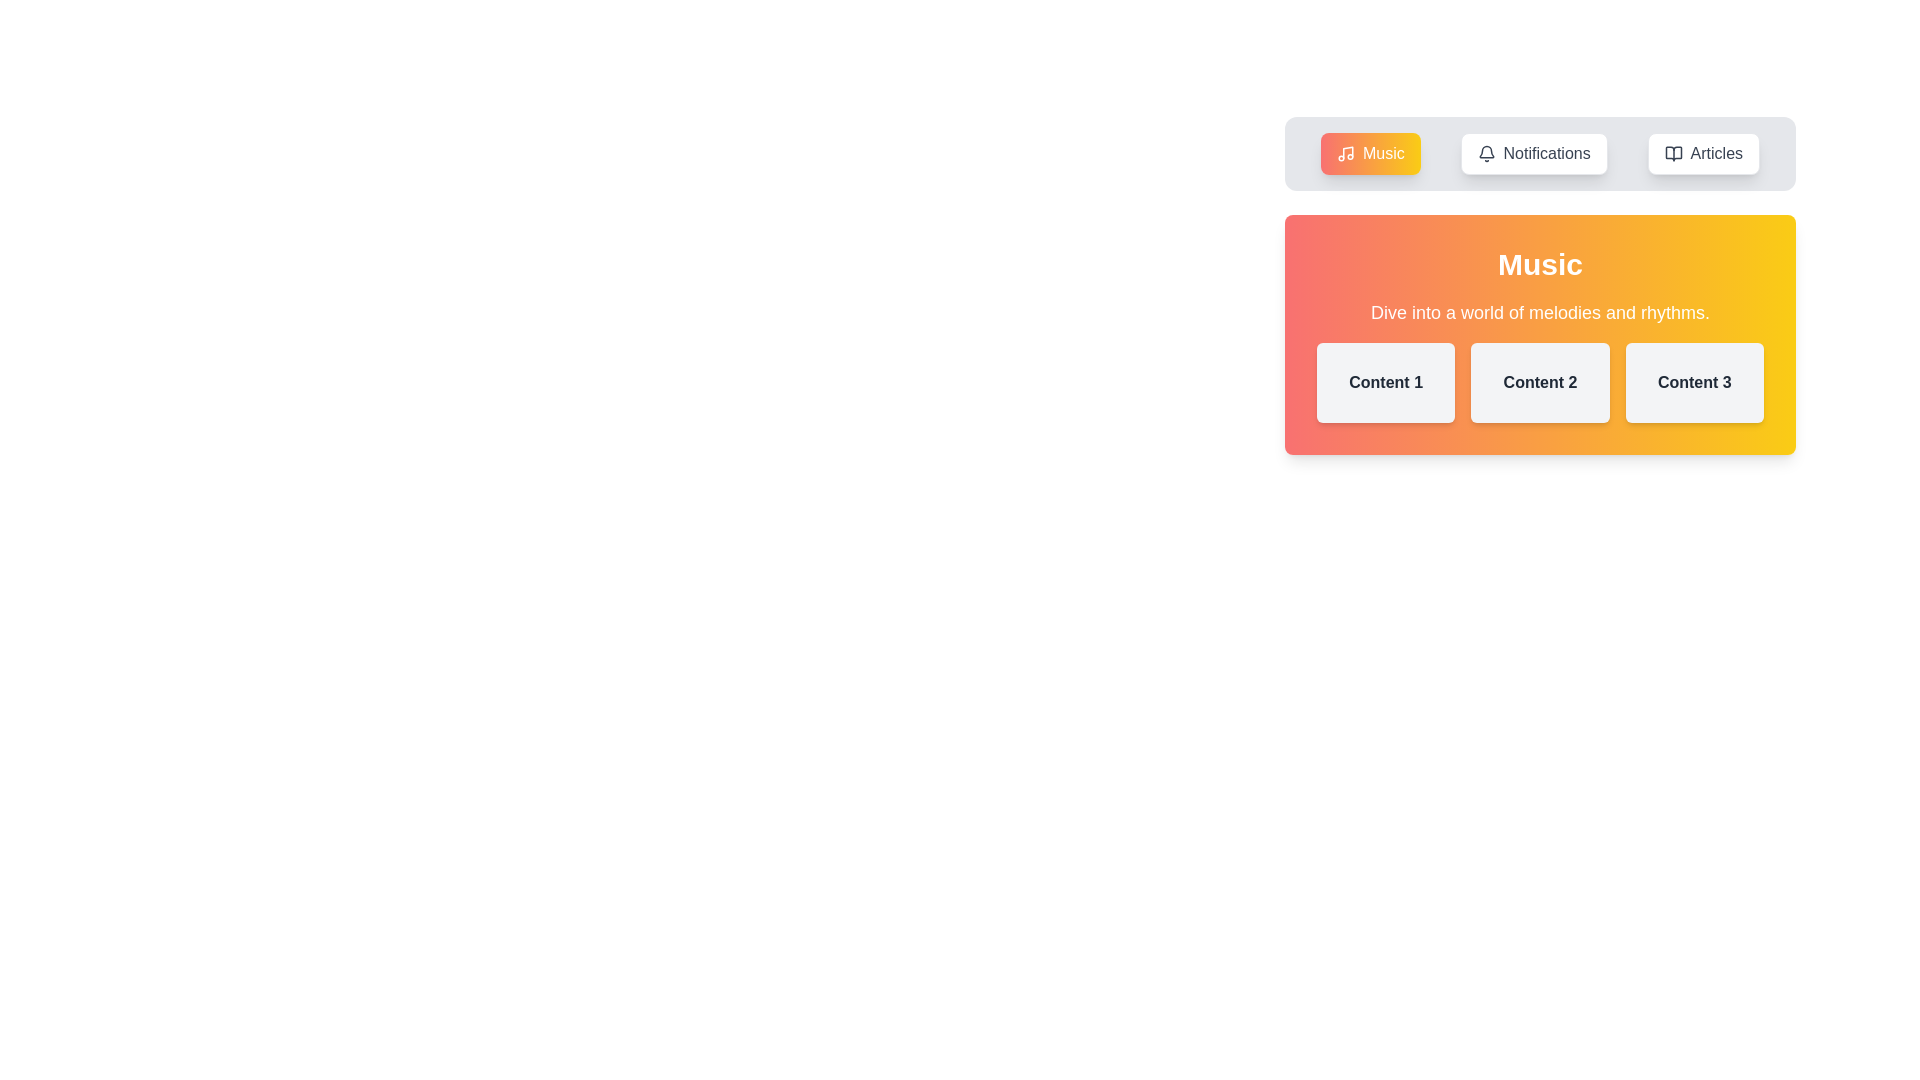  Describe the element at coordinates (1369, 153) in the screenshot. I see `the tab labeled Music to switch to it` at that location.